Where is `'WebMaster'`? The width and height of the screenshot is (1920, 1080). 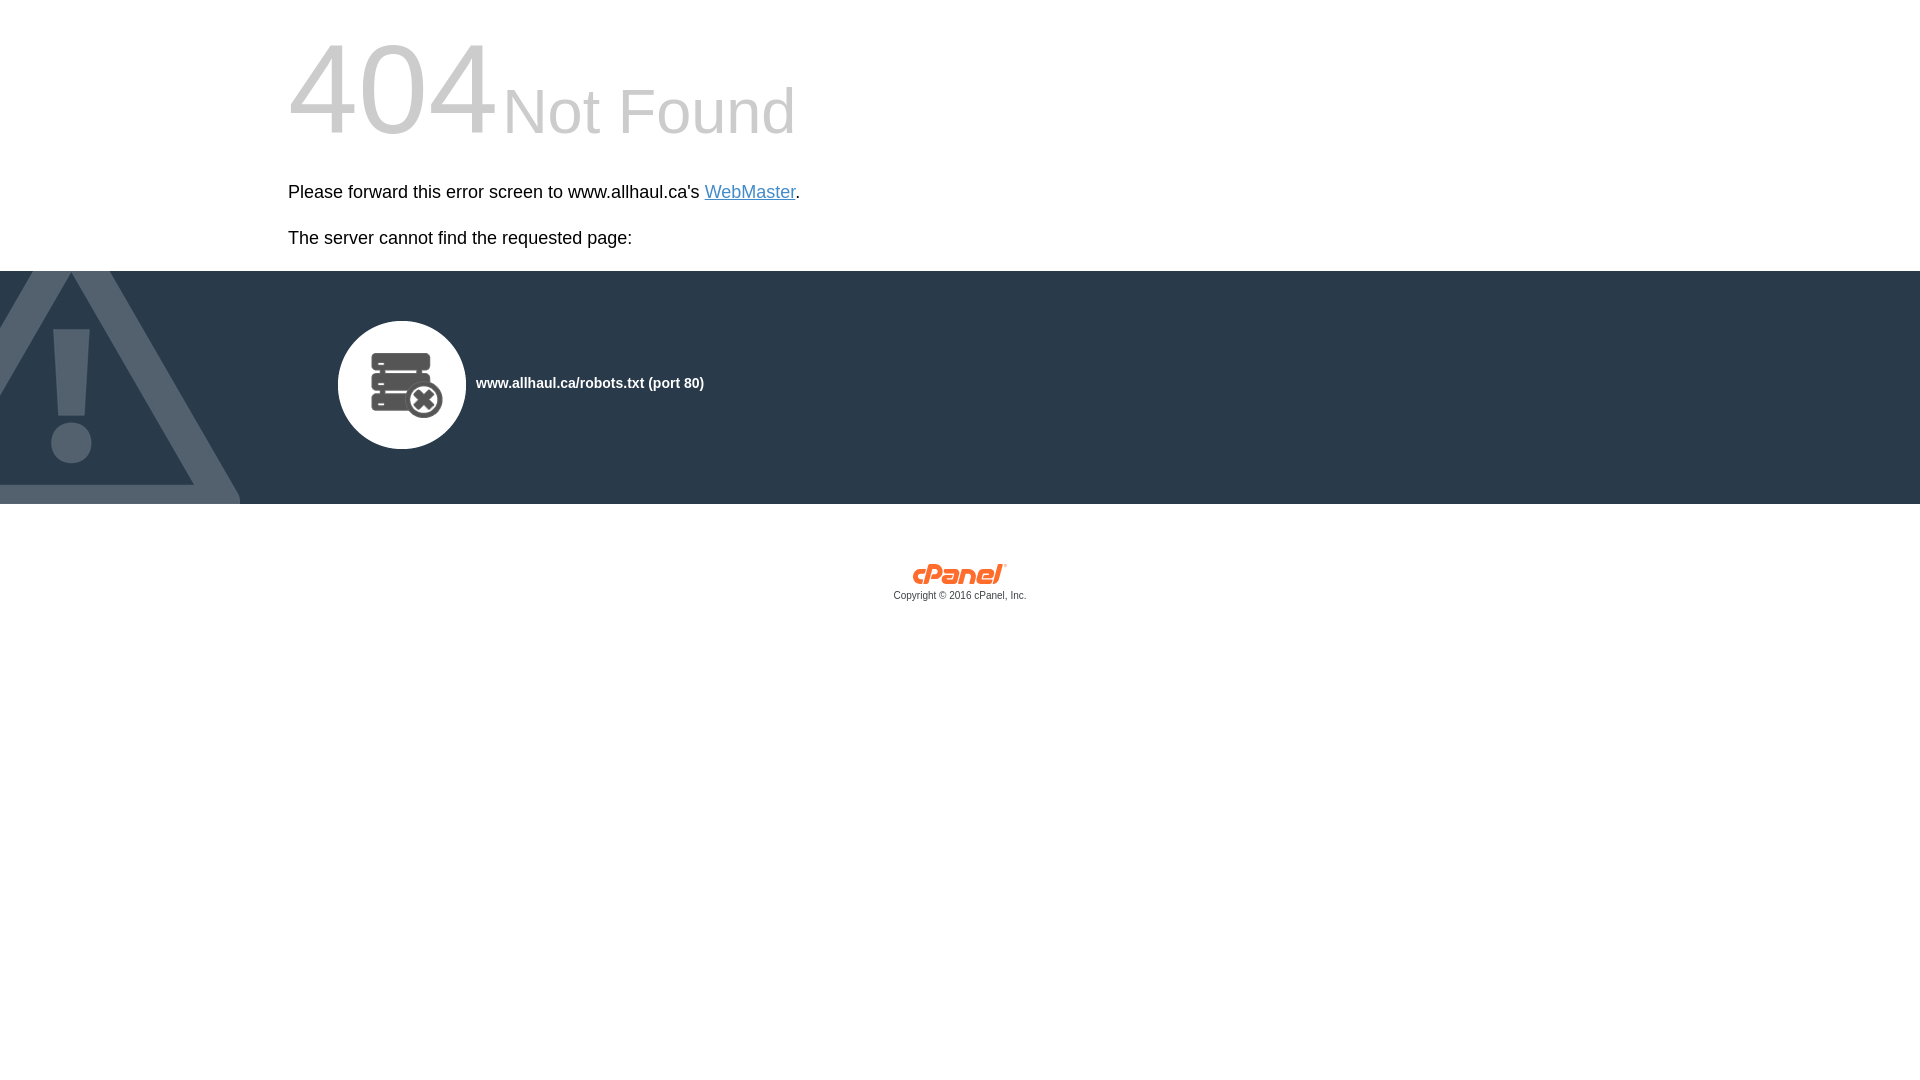 'WebMaster' is located at coordinates (749, 192).